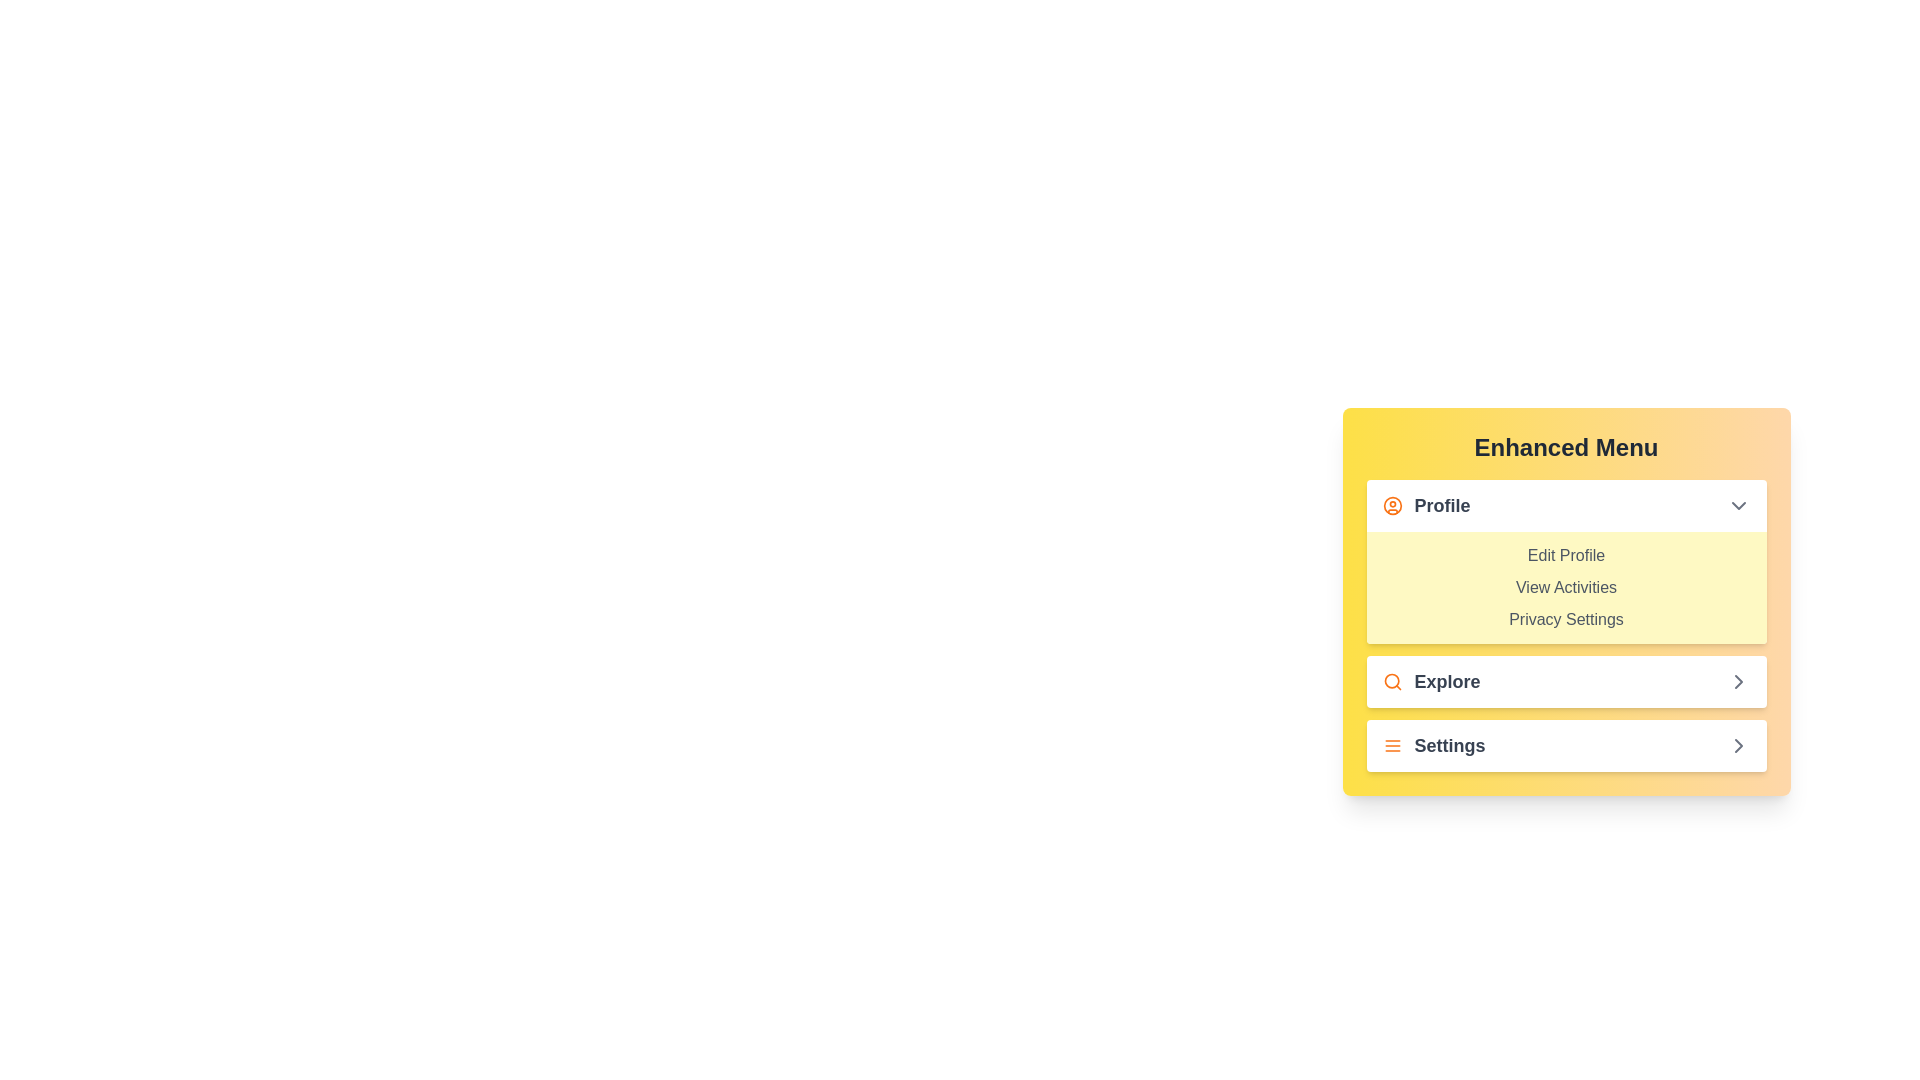 The width and height of the screenshot is (1920, 1080). I want to click on the 'View Activities' text label located under the 'Profile' category, positioned between 'Edit Profile' and 'Privacy Settings', so click(1565, 586).